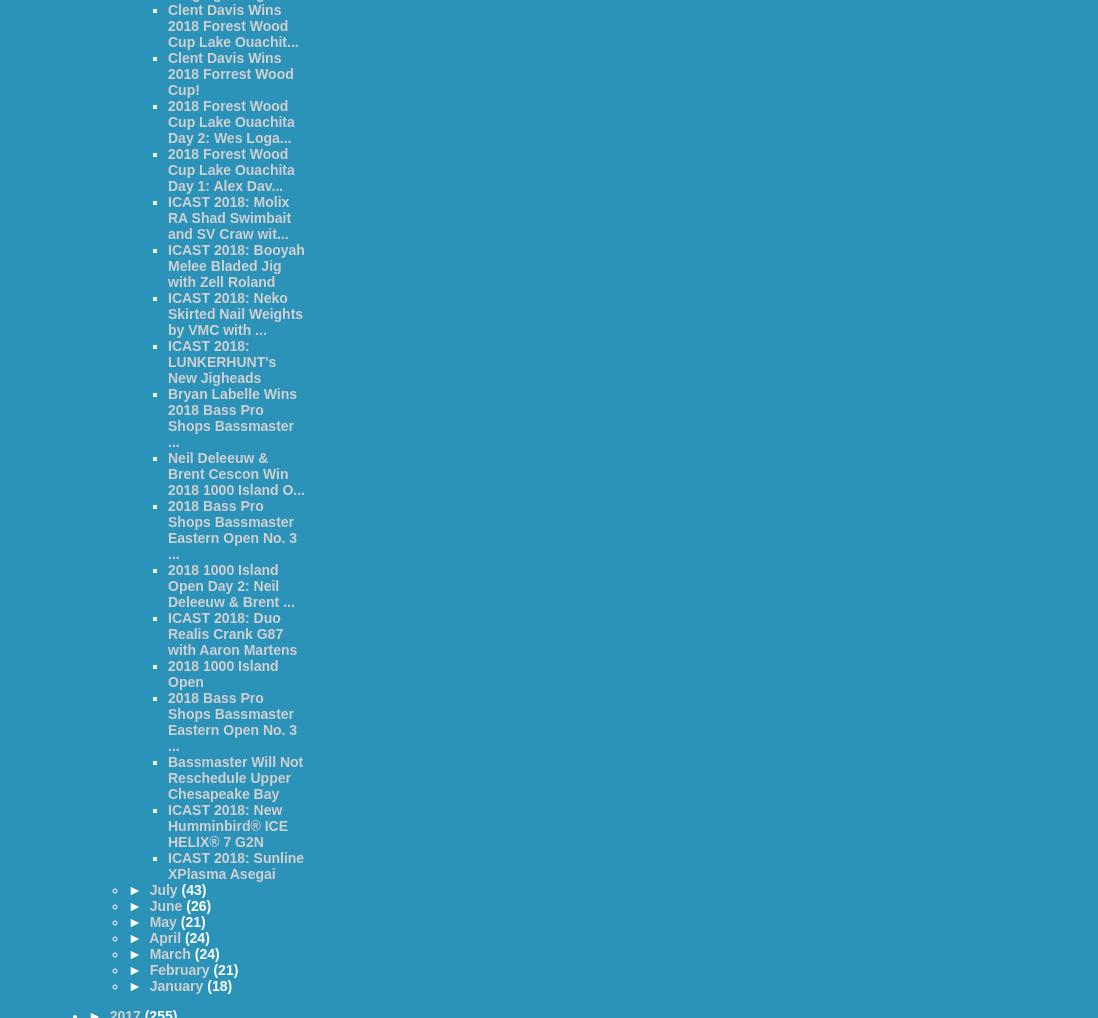 Image resolution: width=1098 pixels, height=1018 pixels. I want to click on 'ICAST 2018: Duo Realis Crank G87 with Aaron Martens', so click(231, 633).